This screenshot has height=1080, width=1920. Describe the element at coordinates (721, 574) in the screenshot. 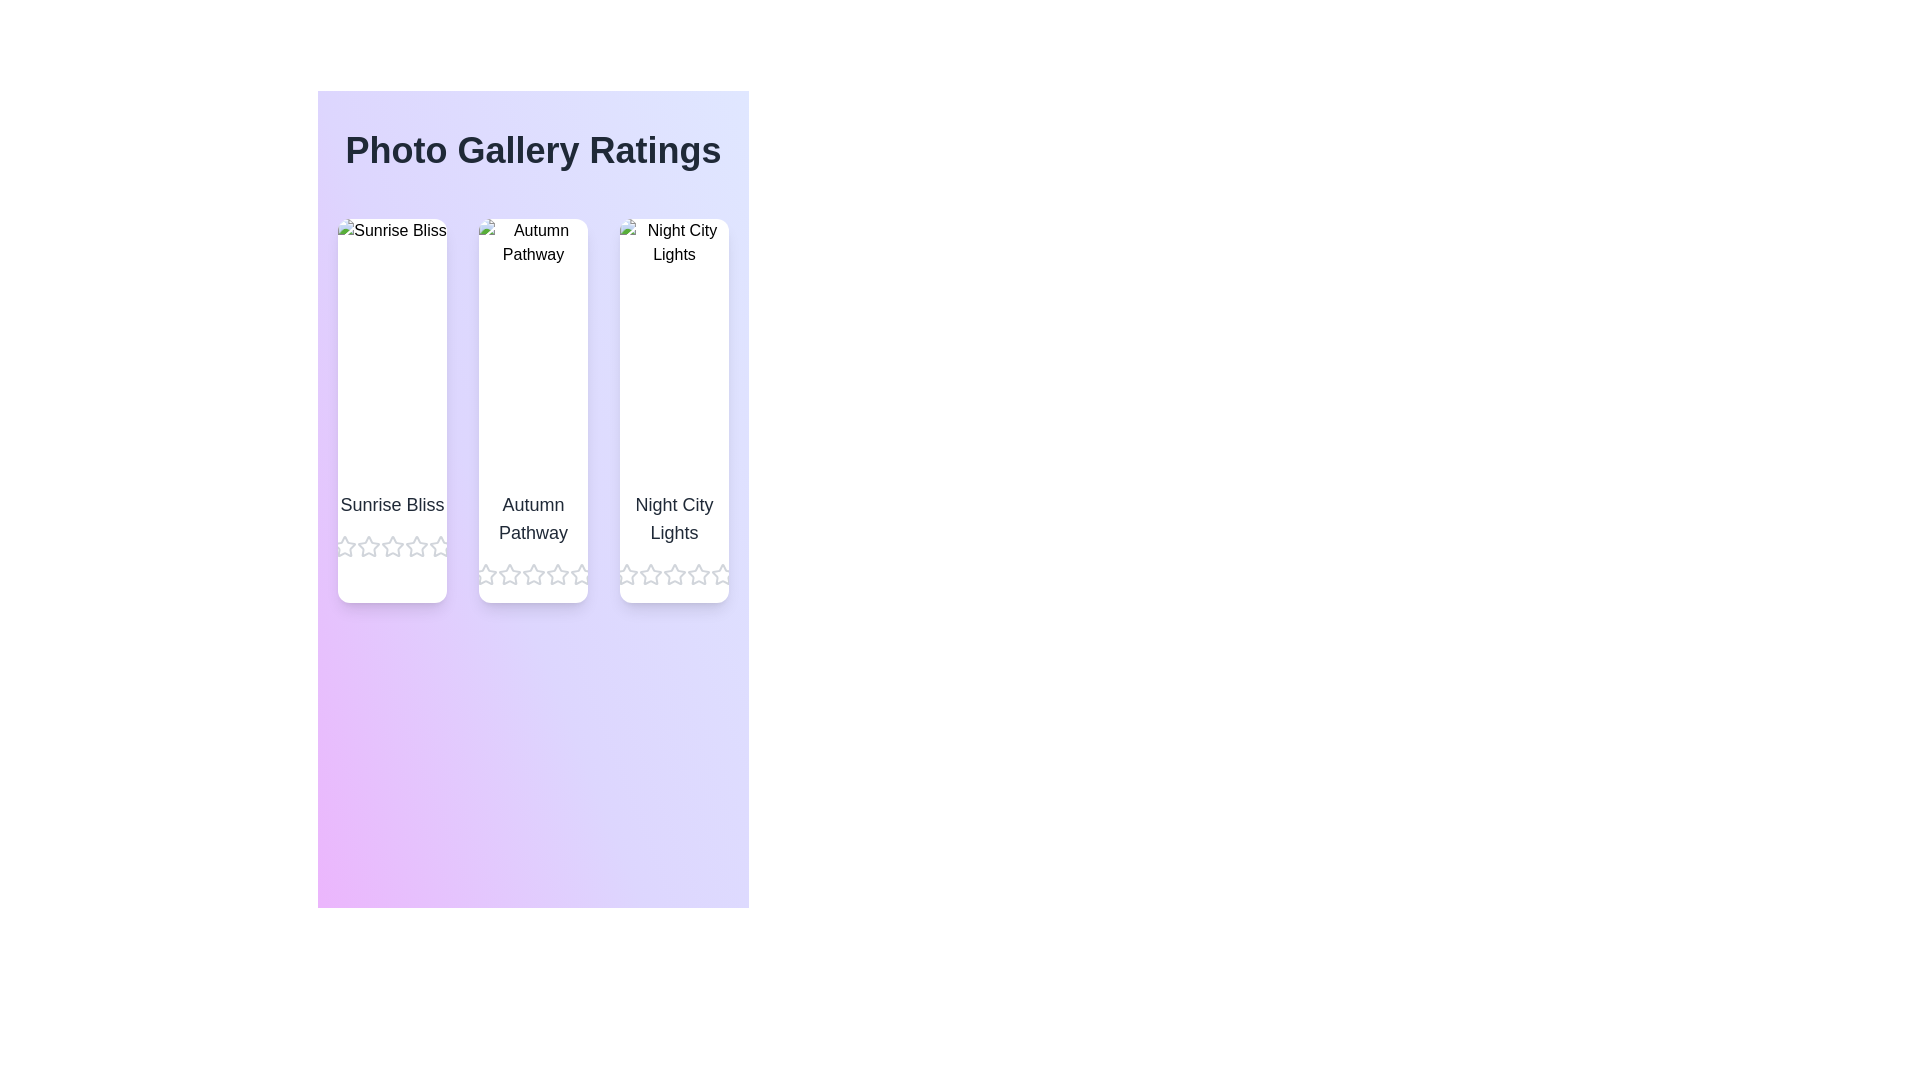

I see `the star corresponding to 5 stars for the image titled Night City Lights` at that location.